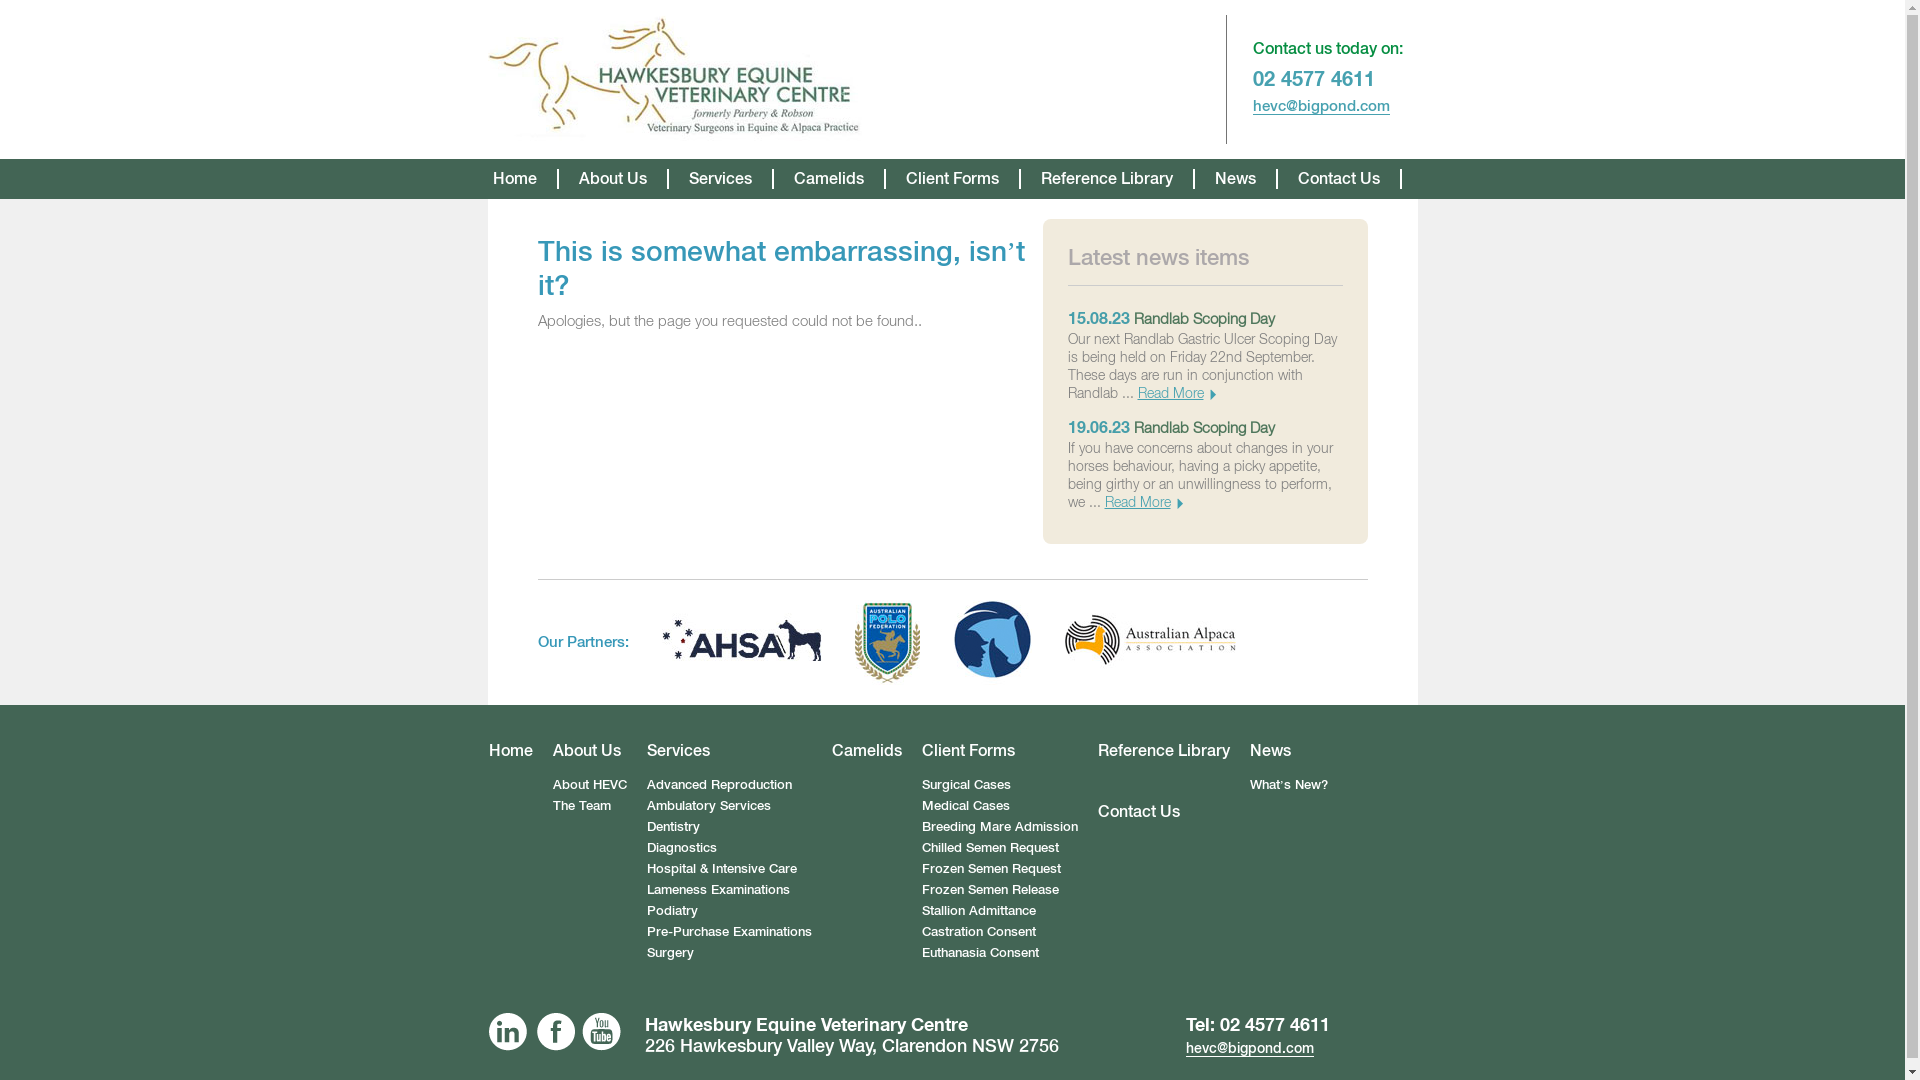 This screenshot has width=1920, height=1080. Describe the element at coordinates (998, 751) in the screenshot. I see `'Client Forms'` at that location.